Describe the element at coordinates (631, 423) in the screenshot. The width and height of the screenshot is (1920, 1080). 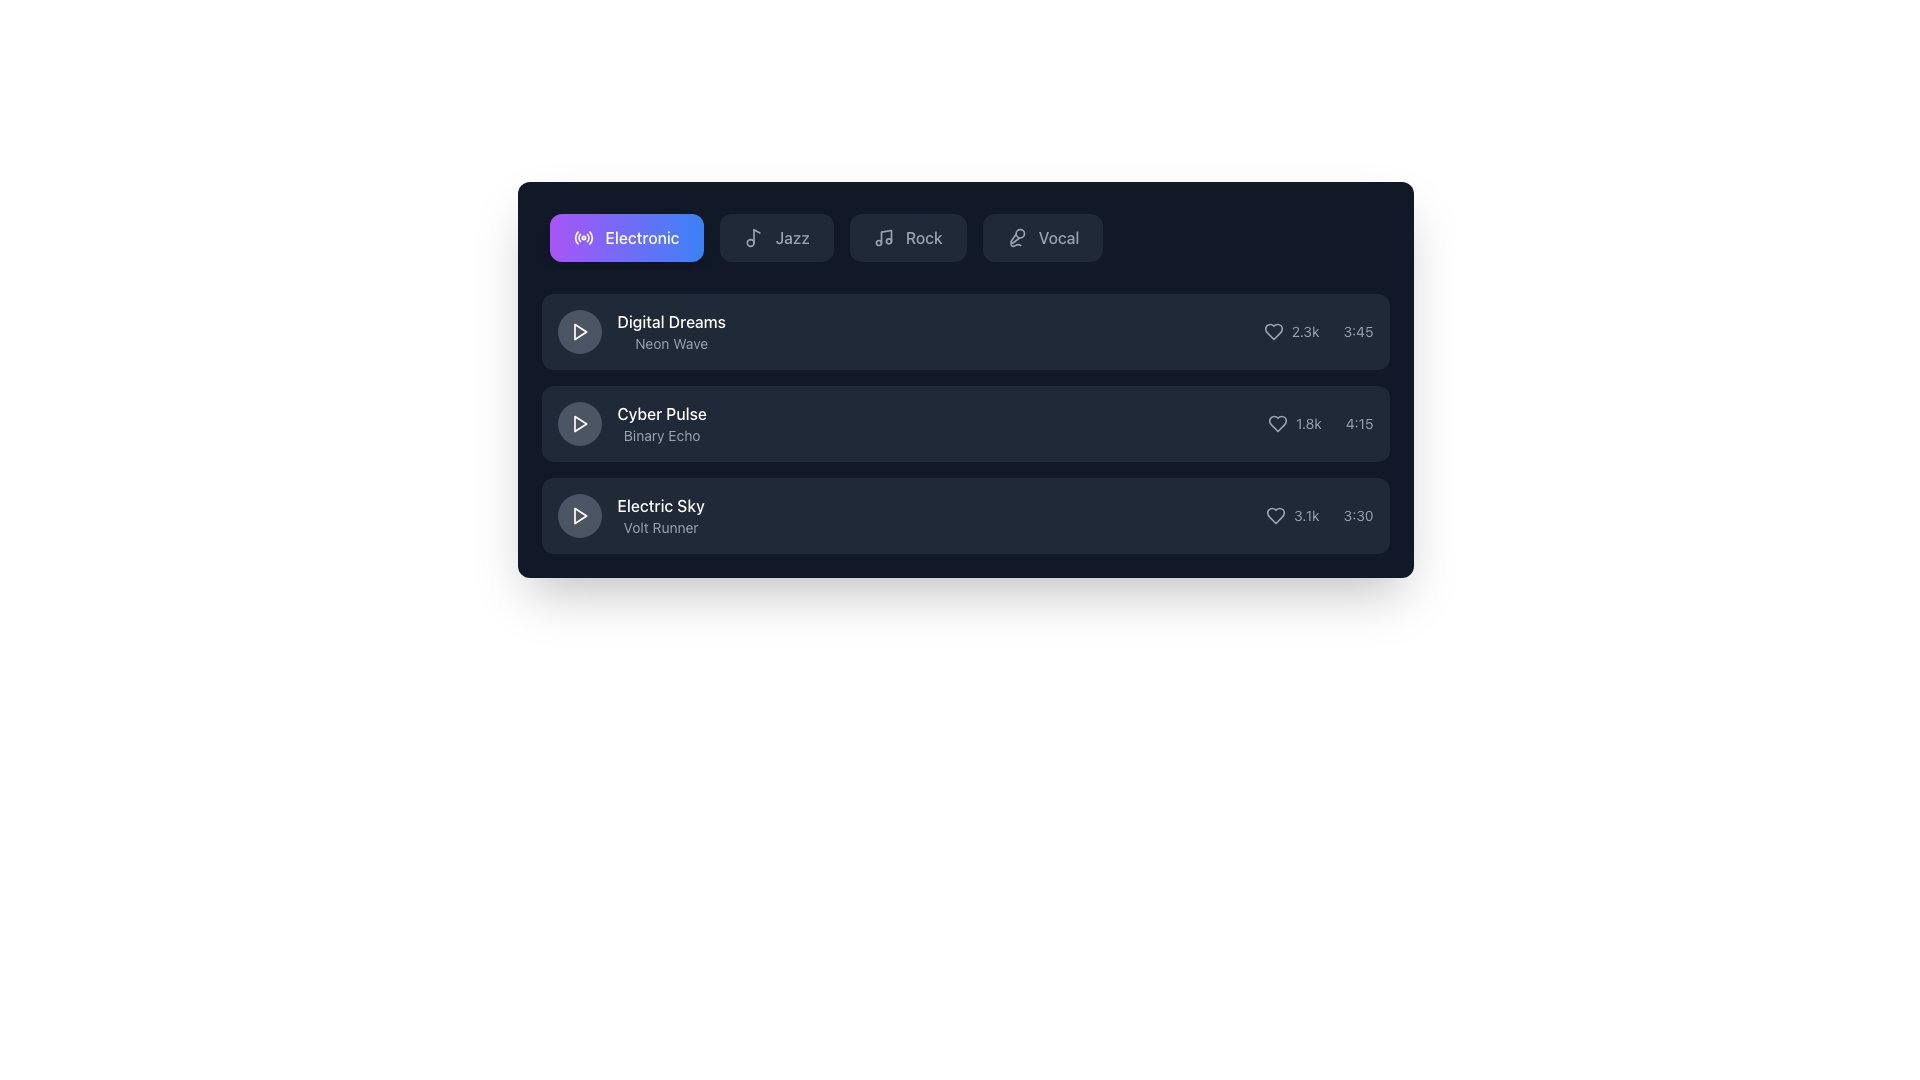
I see `the textual content of the 'Cyber Pulse' display, which includes the title and subtitle` at that location.